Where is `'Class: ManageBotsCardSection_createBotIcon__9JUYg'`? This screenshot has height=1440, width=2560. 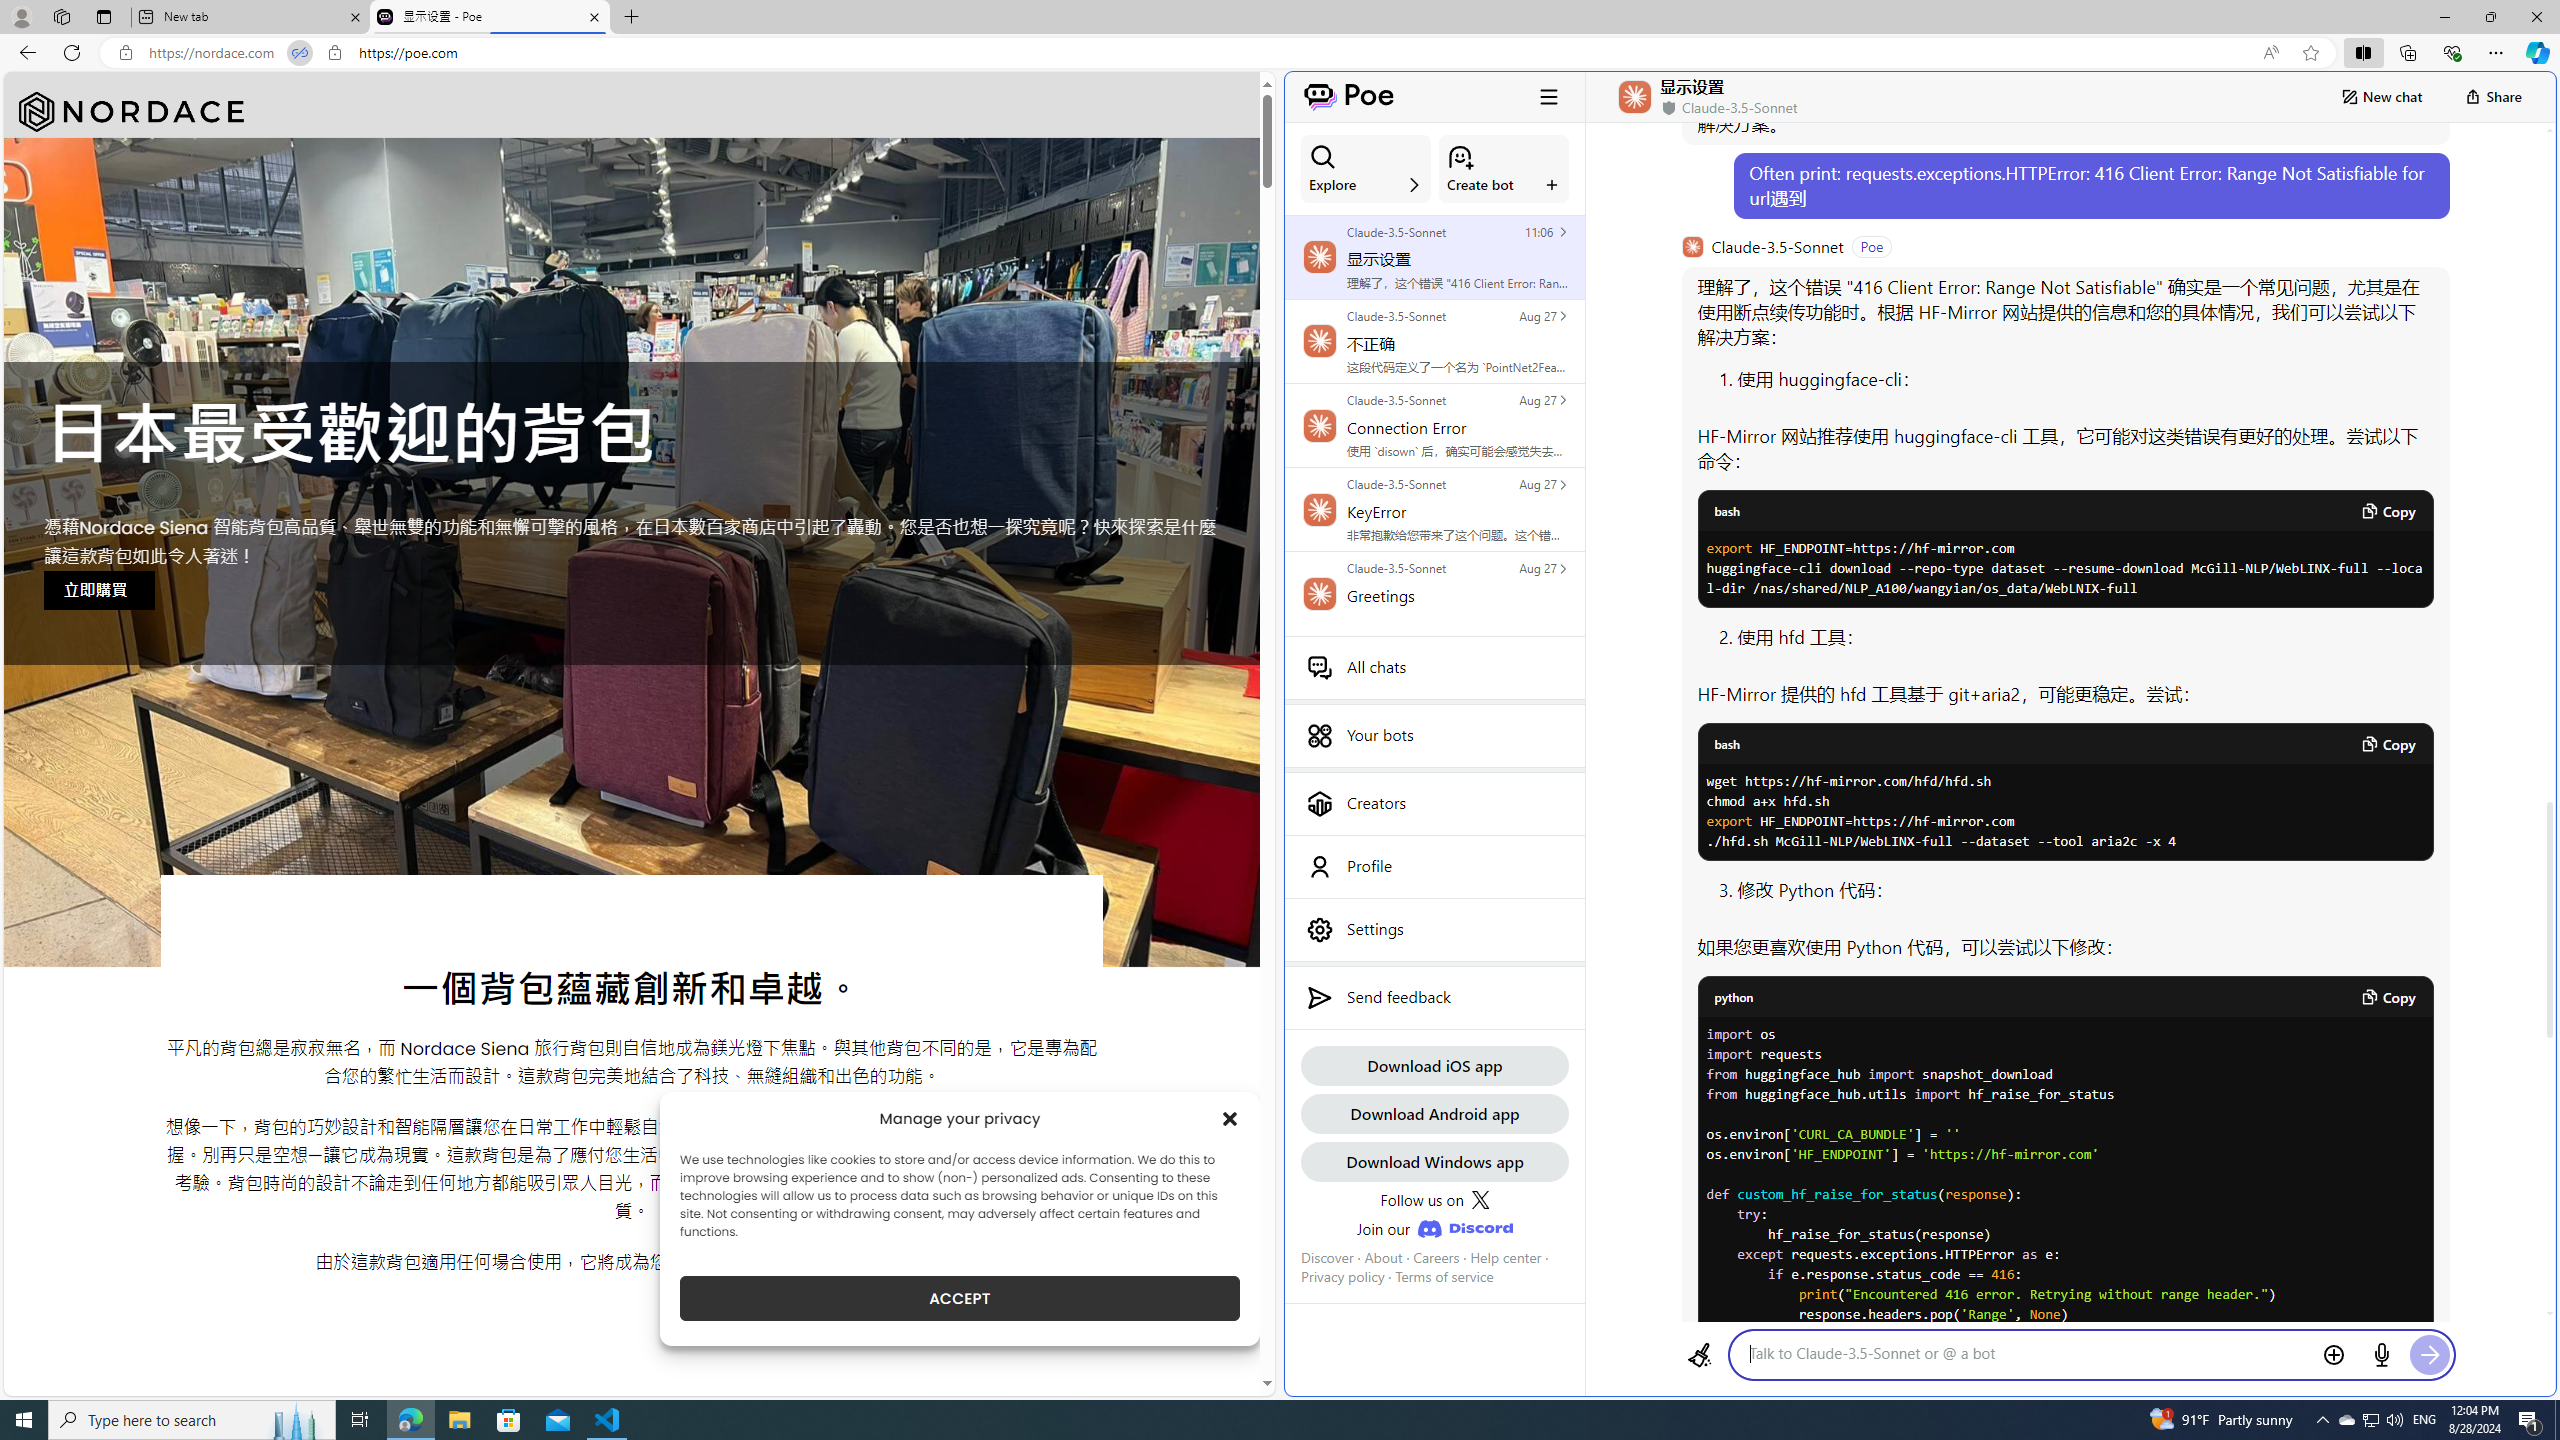
'Class: ManageBotsCardSection_createBotIcon__9JUYg' is located at coordinates (1459, 156).